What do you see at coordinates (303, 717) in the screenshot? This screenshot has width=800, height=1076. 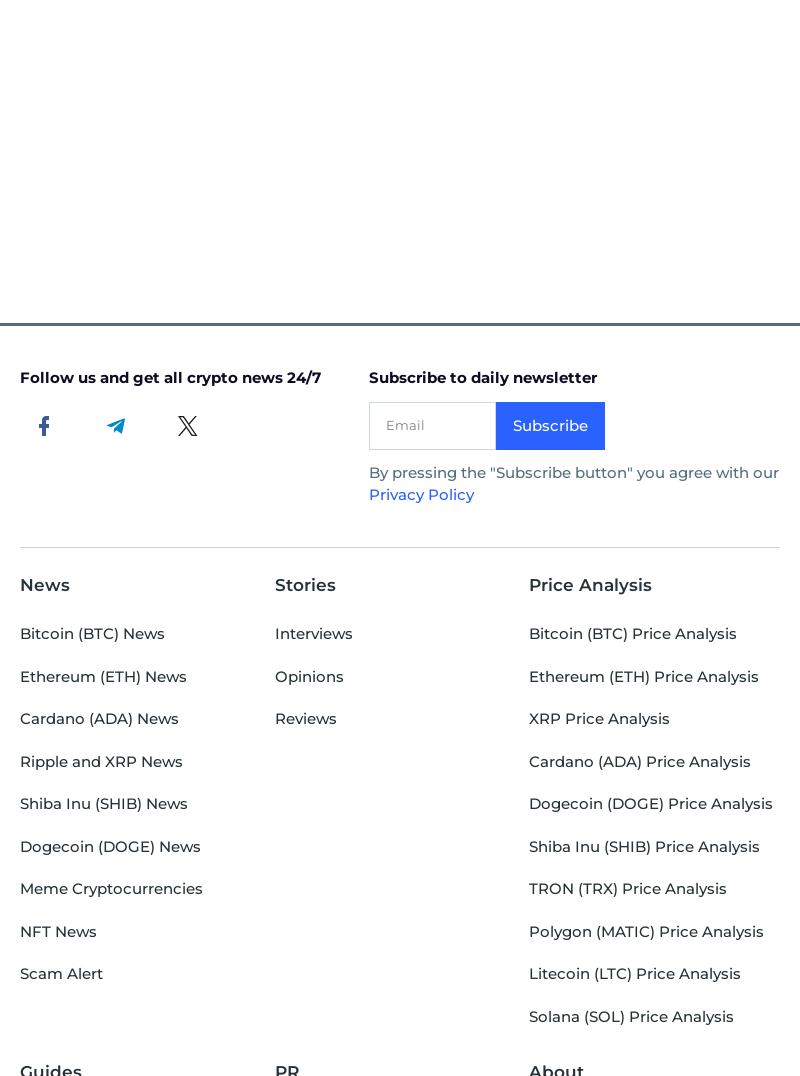 I see `'Reviews'` at bounding box center [303, 717].